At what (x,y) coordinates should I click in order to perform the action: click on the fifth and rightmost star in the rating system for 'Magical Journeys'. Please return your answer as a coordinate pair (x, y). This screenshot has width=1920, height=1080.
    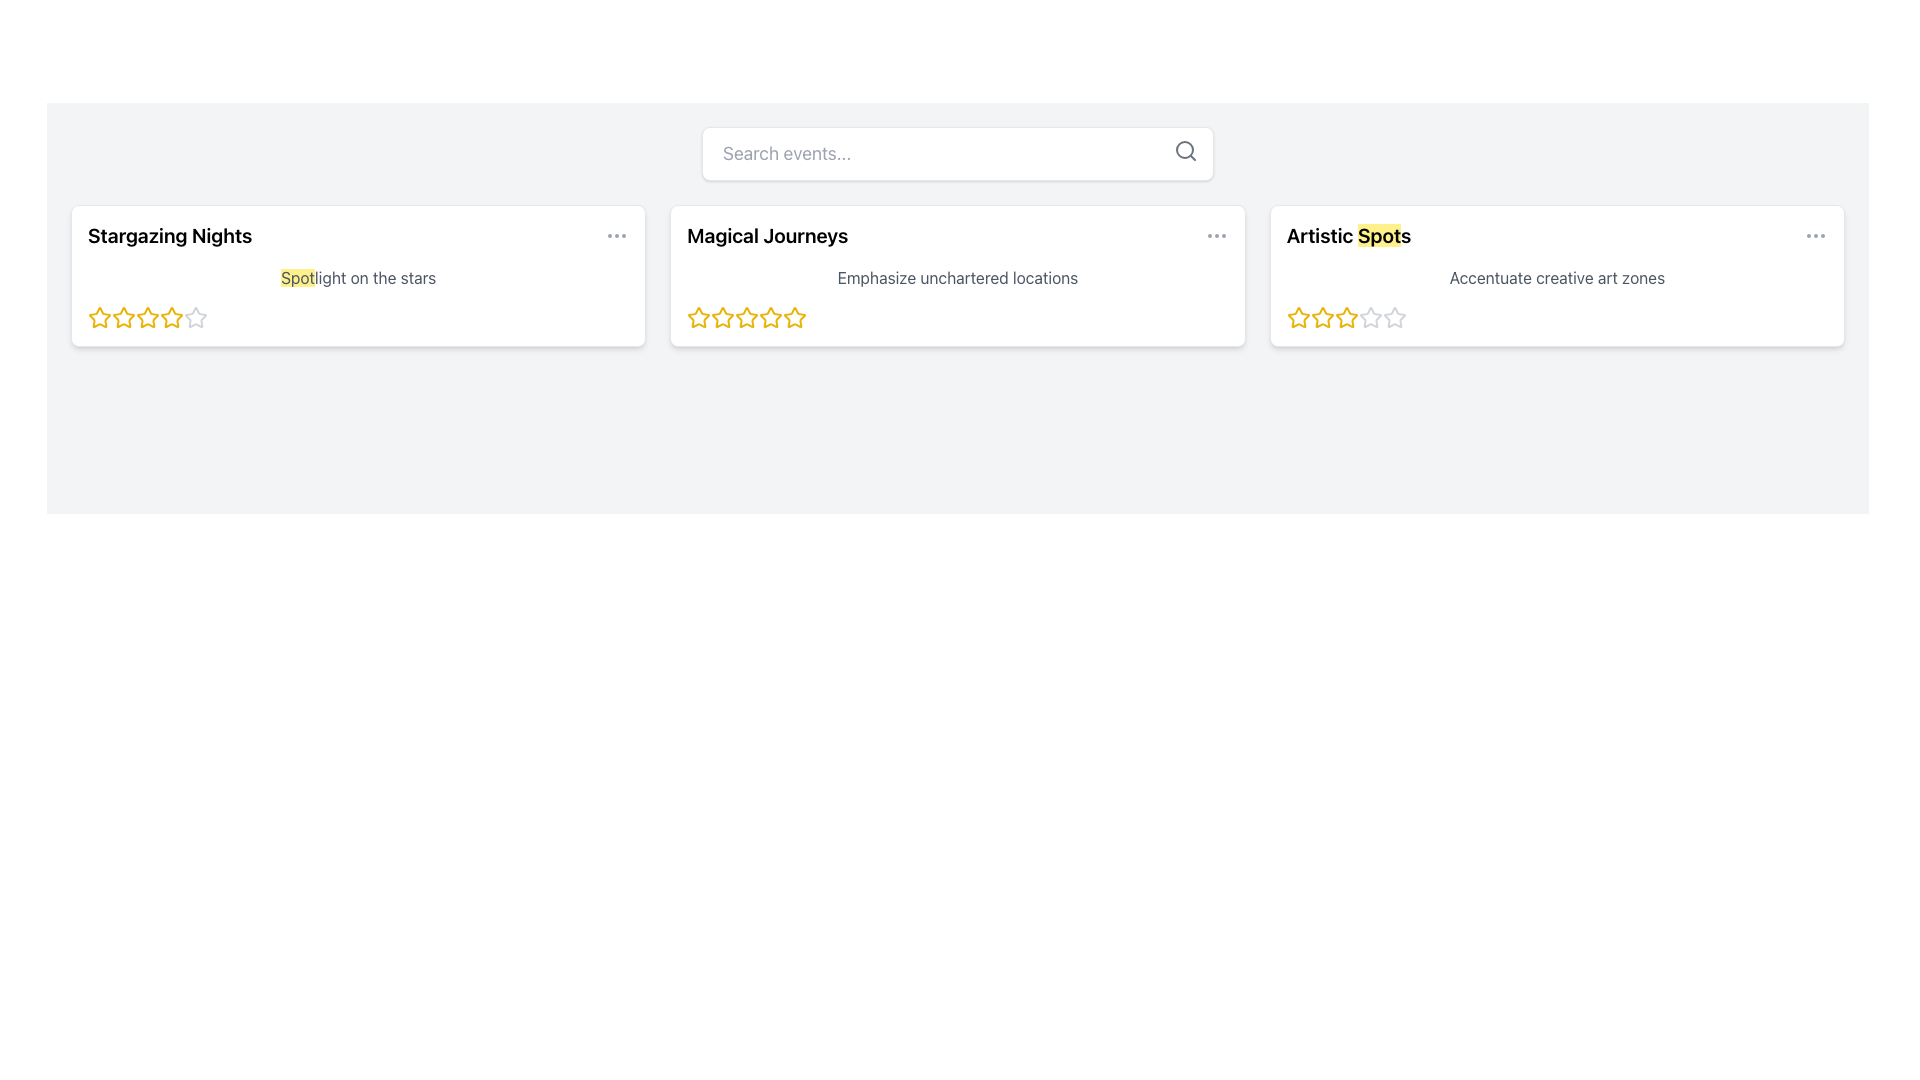
    Looking at the image, I should click on (794, 316).